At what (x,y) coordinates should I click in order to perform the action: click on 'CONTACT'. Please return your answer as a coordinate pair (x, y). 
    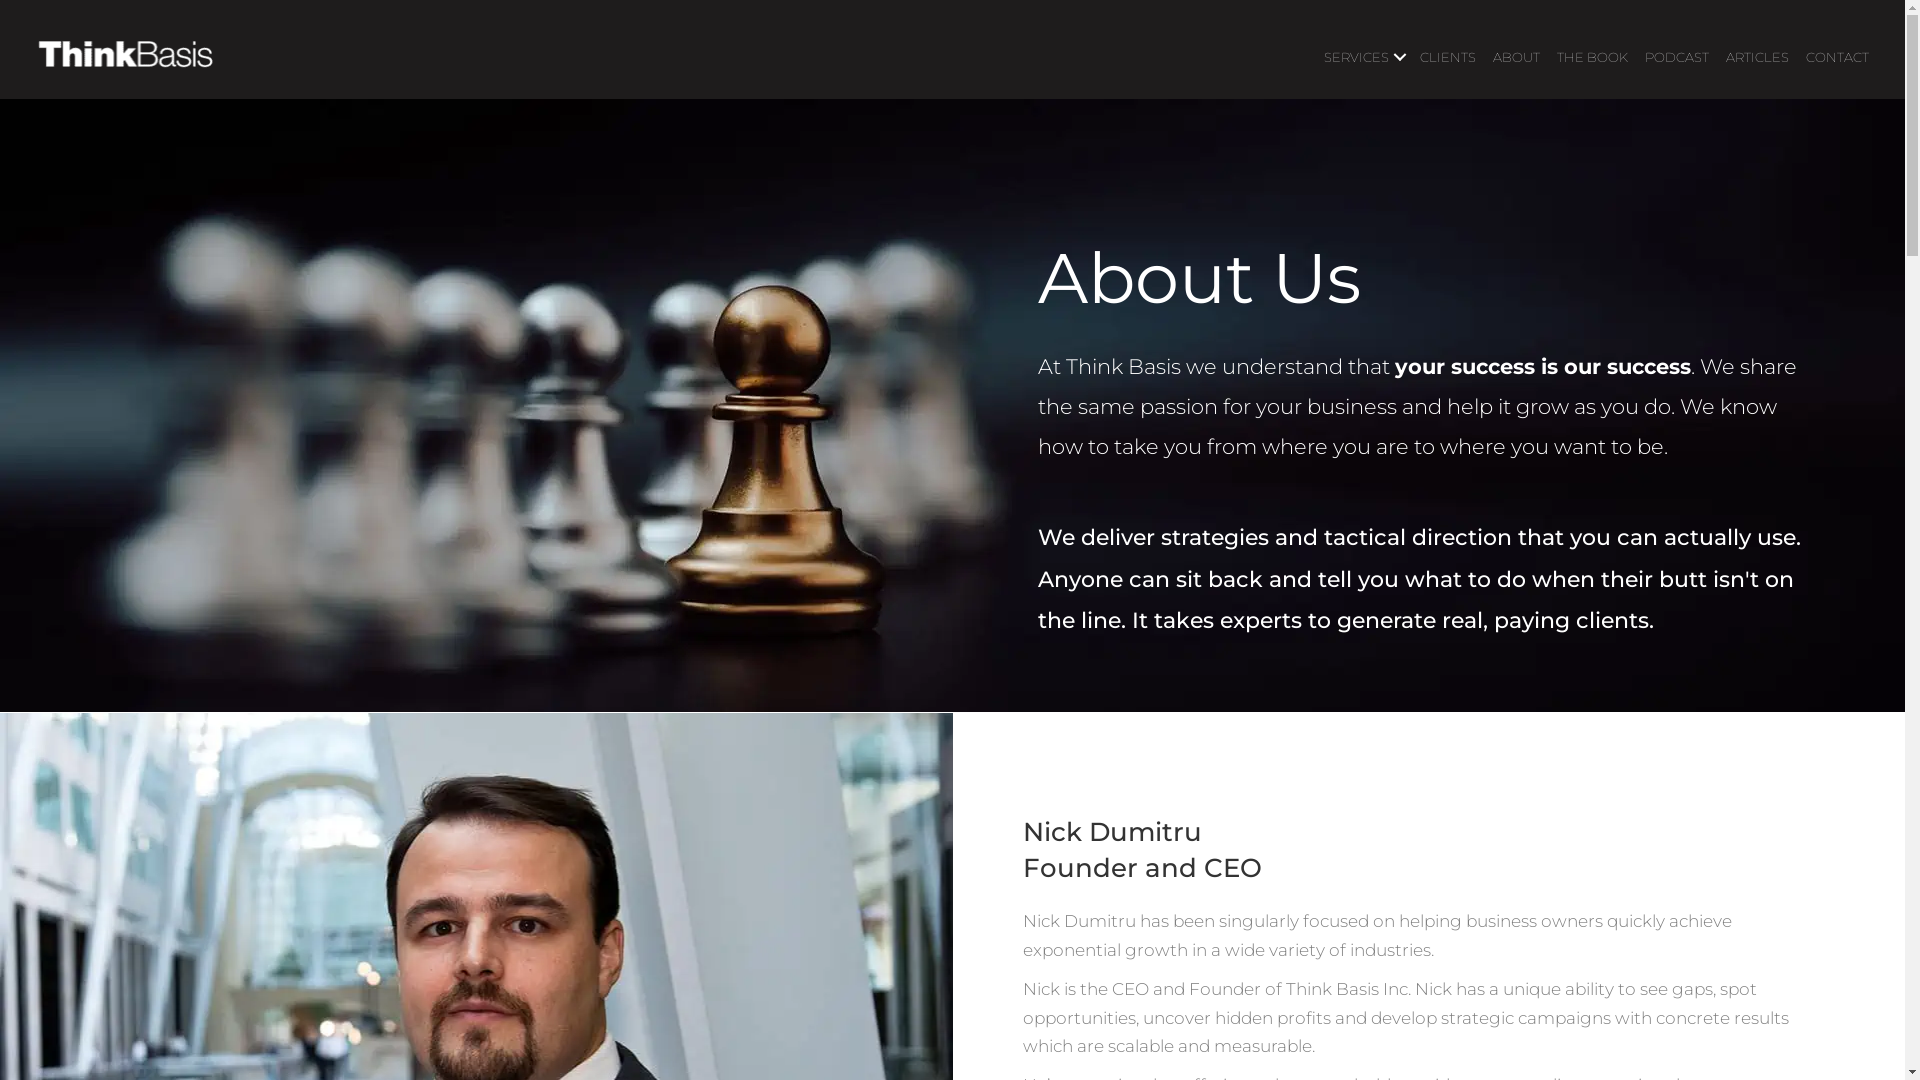
    Looking at the image, I should click on (1837, 56).